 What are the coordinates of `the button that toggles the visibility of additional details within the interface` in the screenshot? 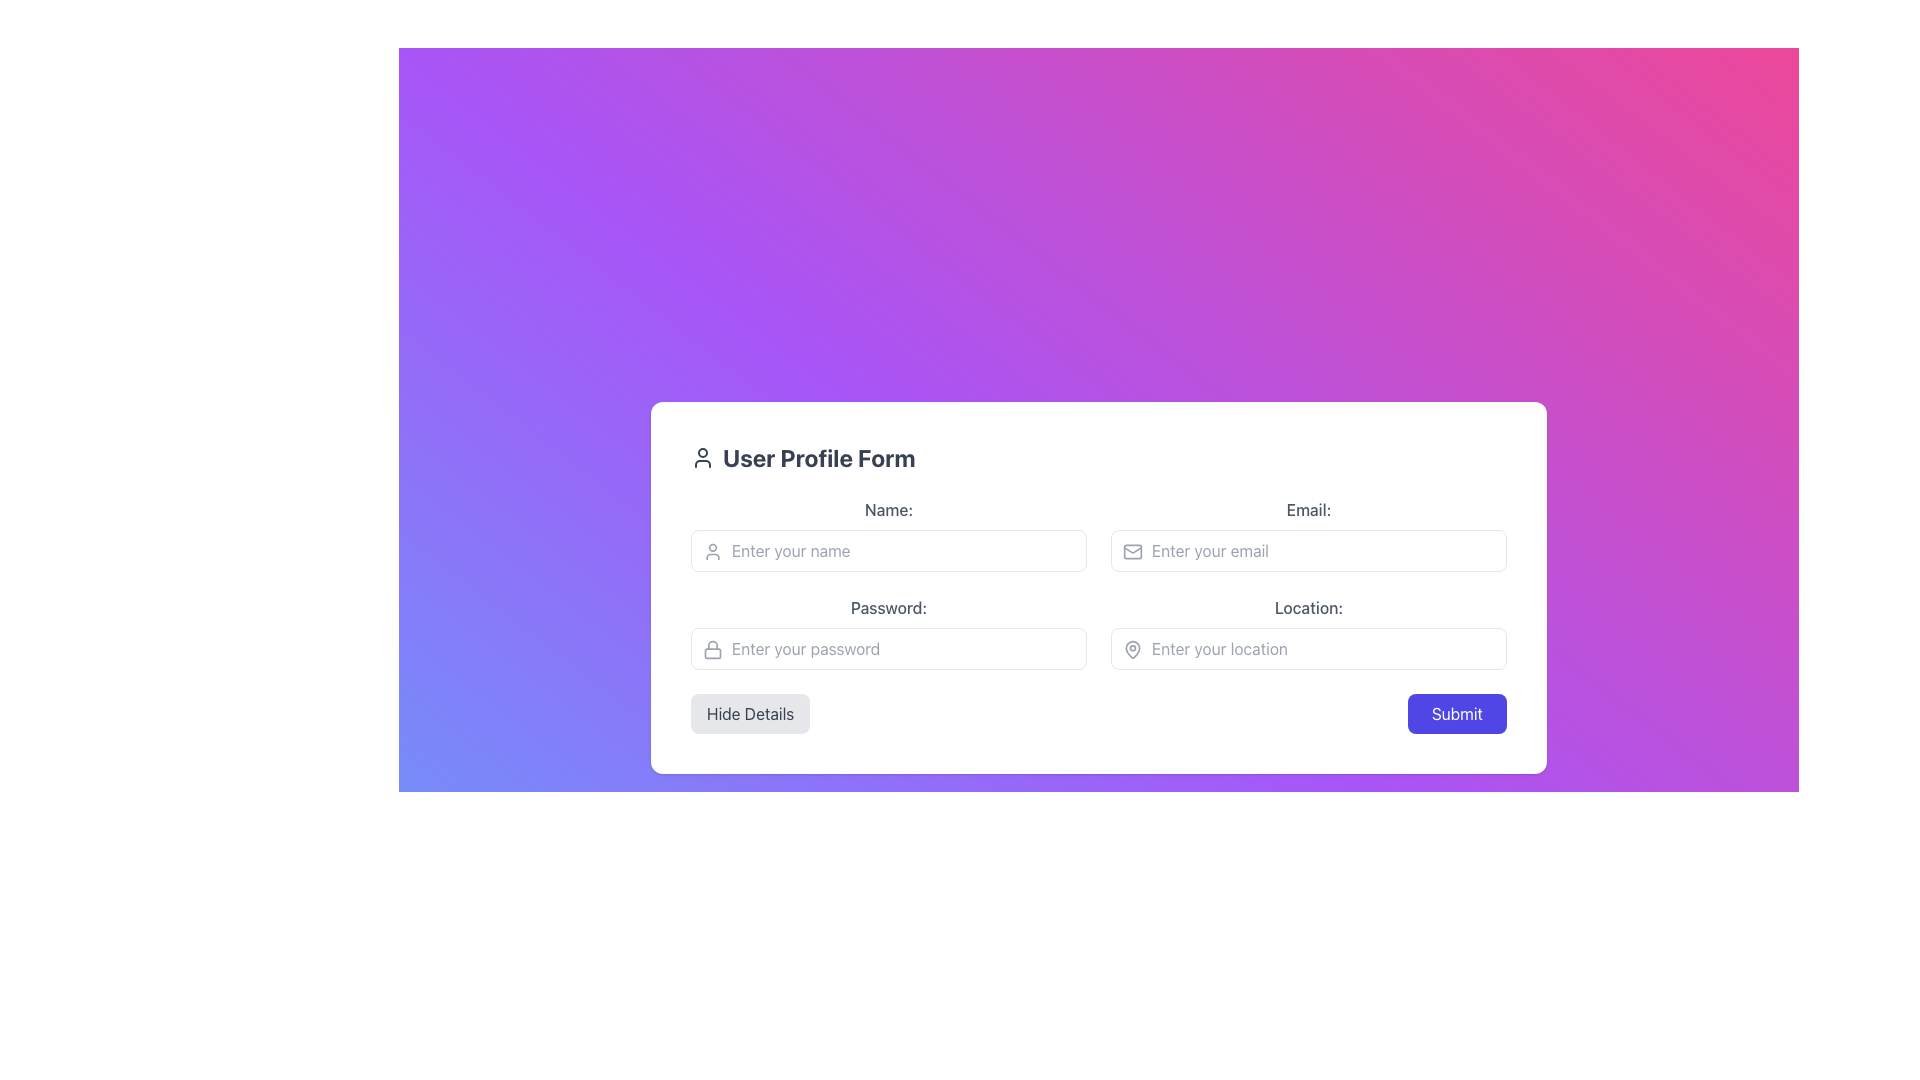 It's located at (749, 712).